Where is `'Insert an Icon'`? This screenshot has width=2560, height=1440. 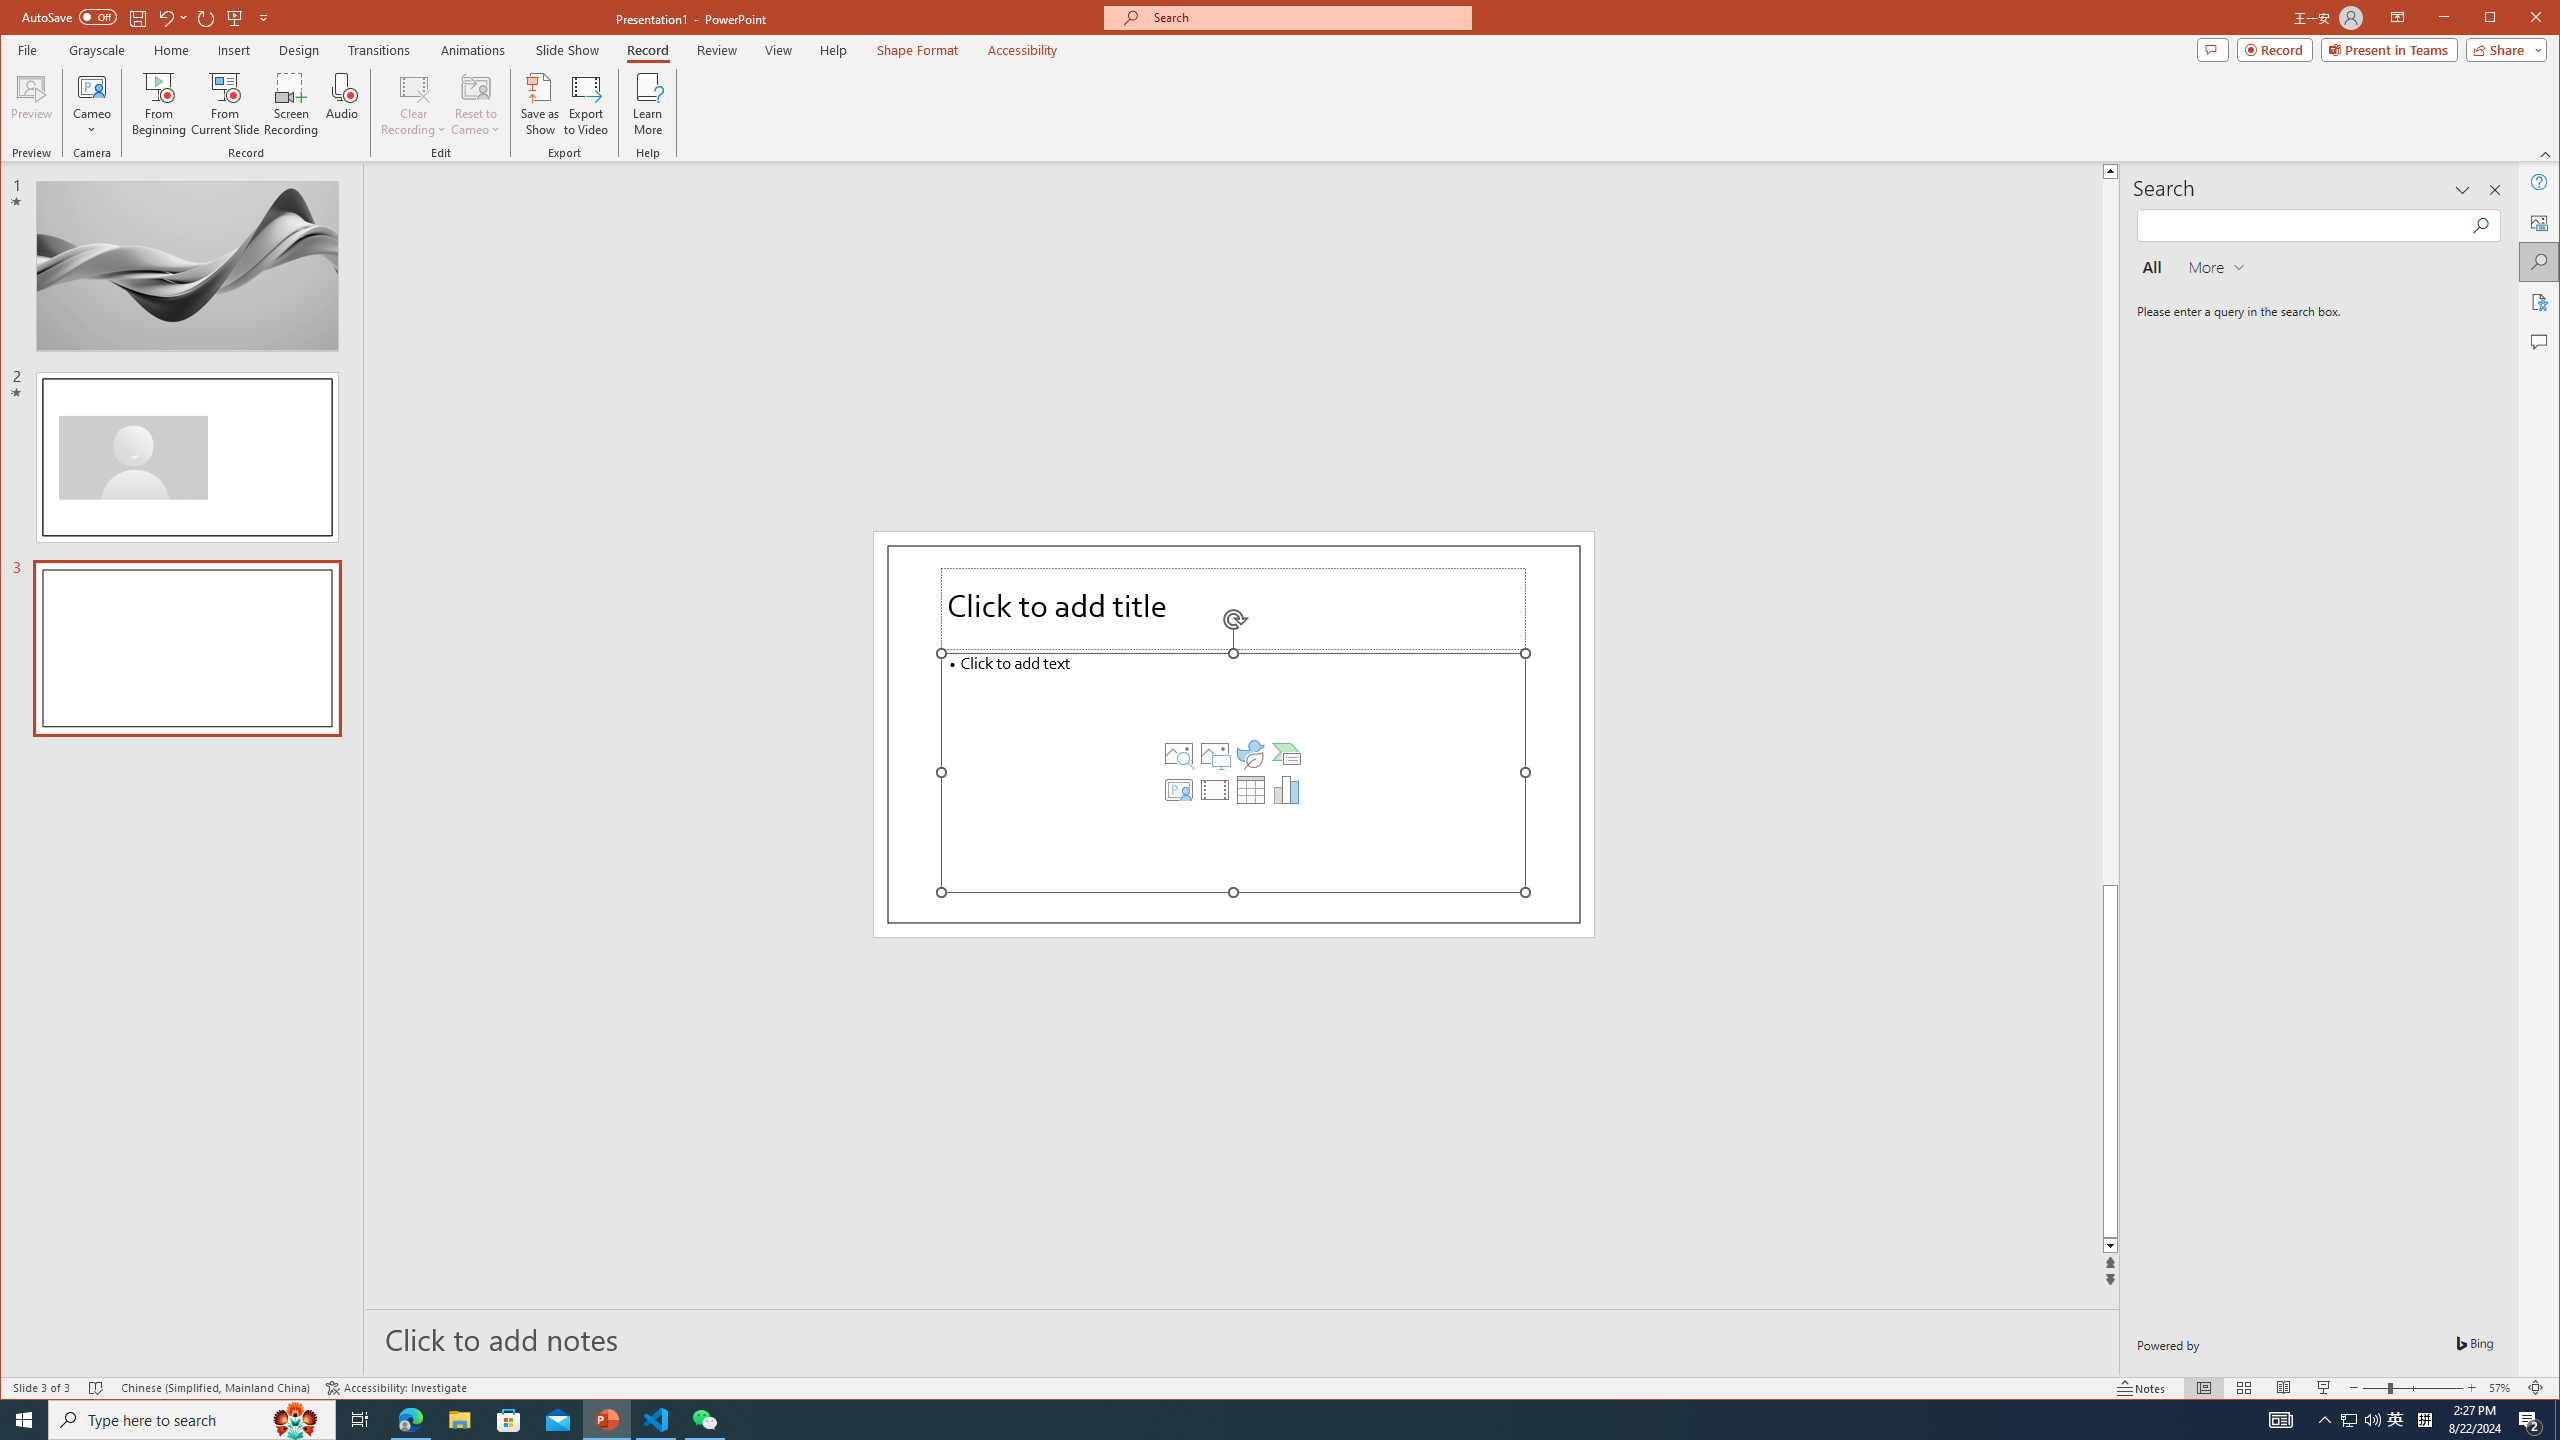
'Insert an Icon' is located at coordinates (1250, 752).